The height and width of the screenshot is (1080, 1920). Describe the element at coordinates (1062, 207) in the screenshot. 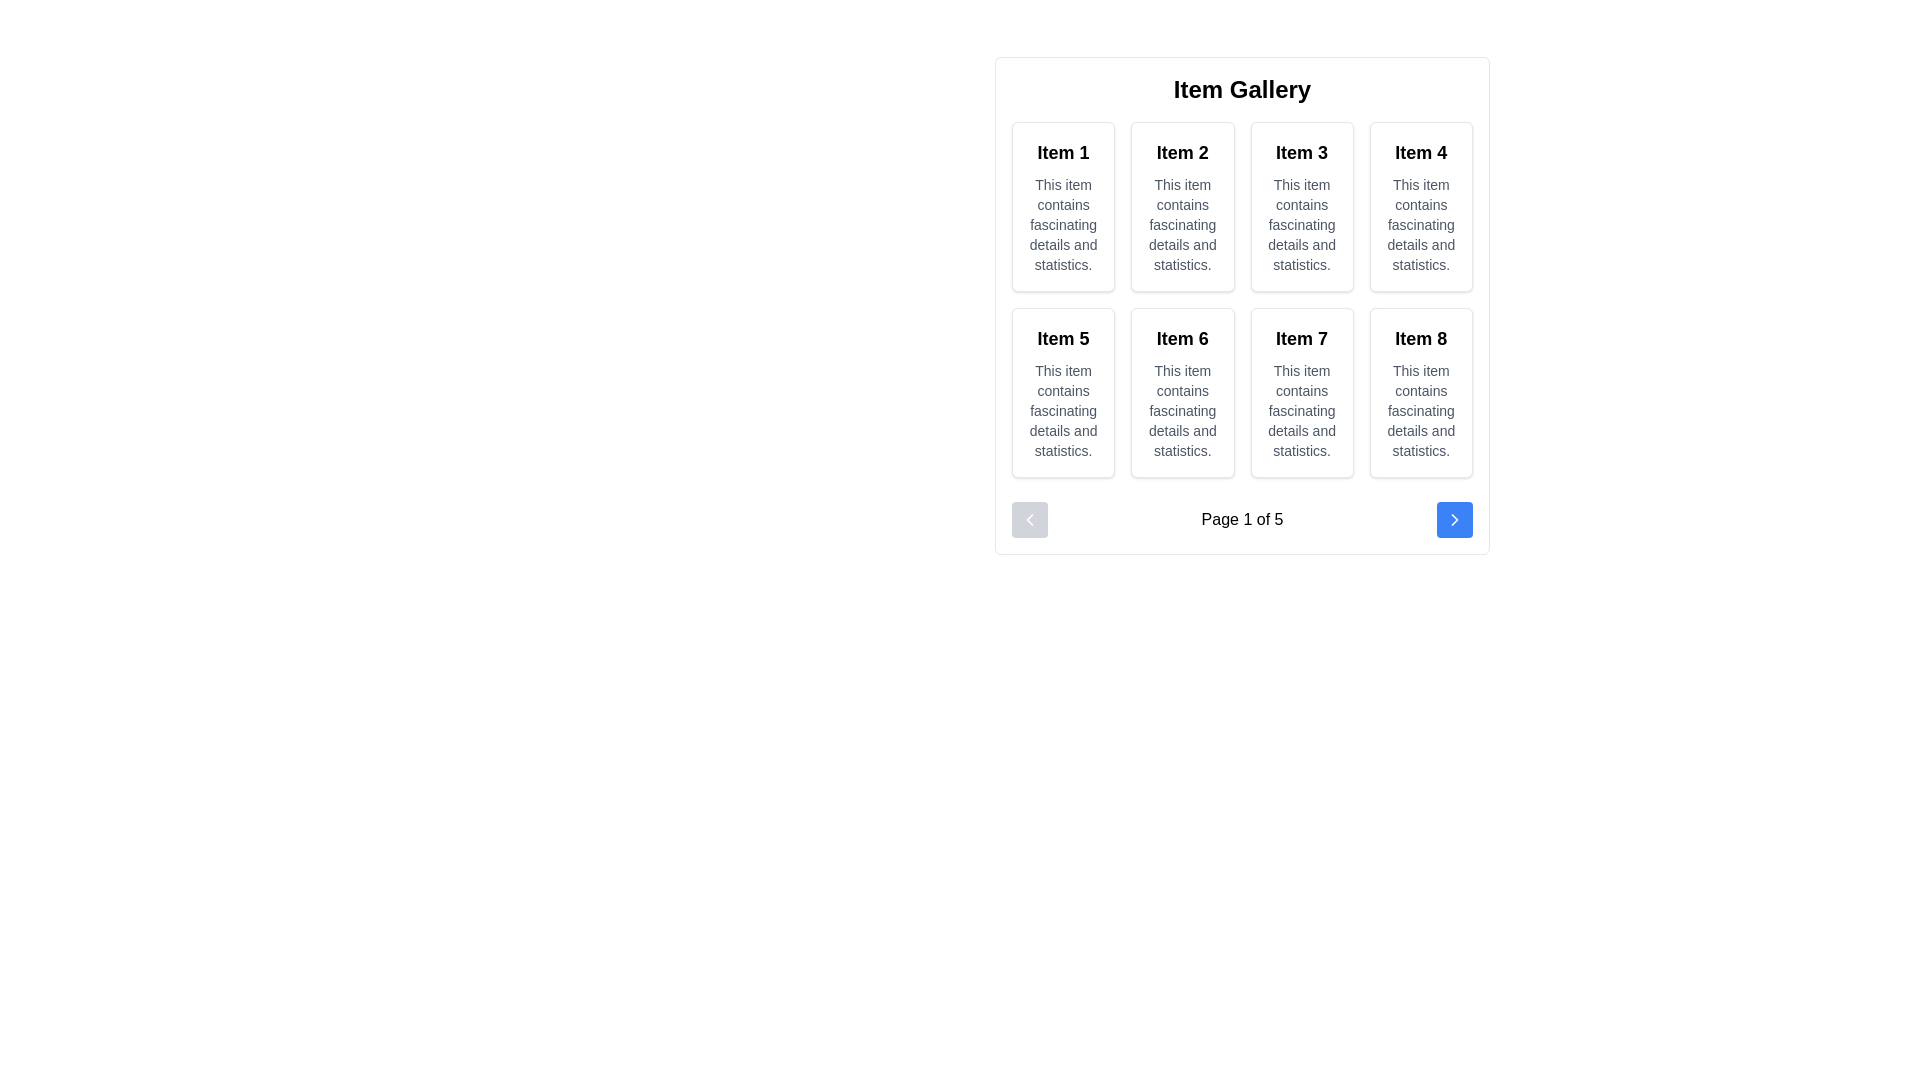

I see `the first card in the grid layout displaying 'Item 1' with a white background and light shadow` at that location.